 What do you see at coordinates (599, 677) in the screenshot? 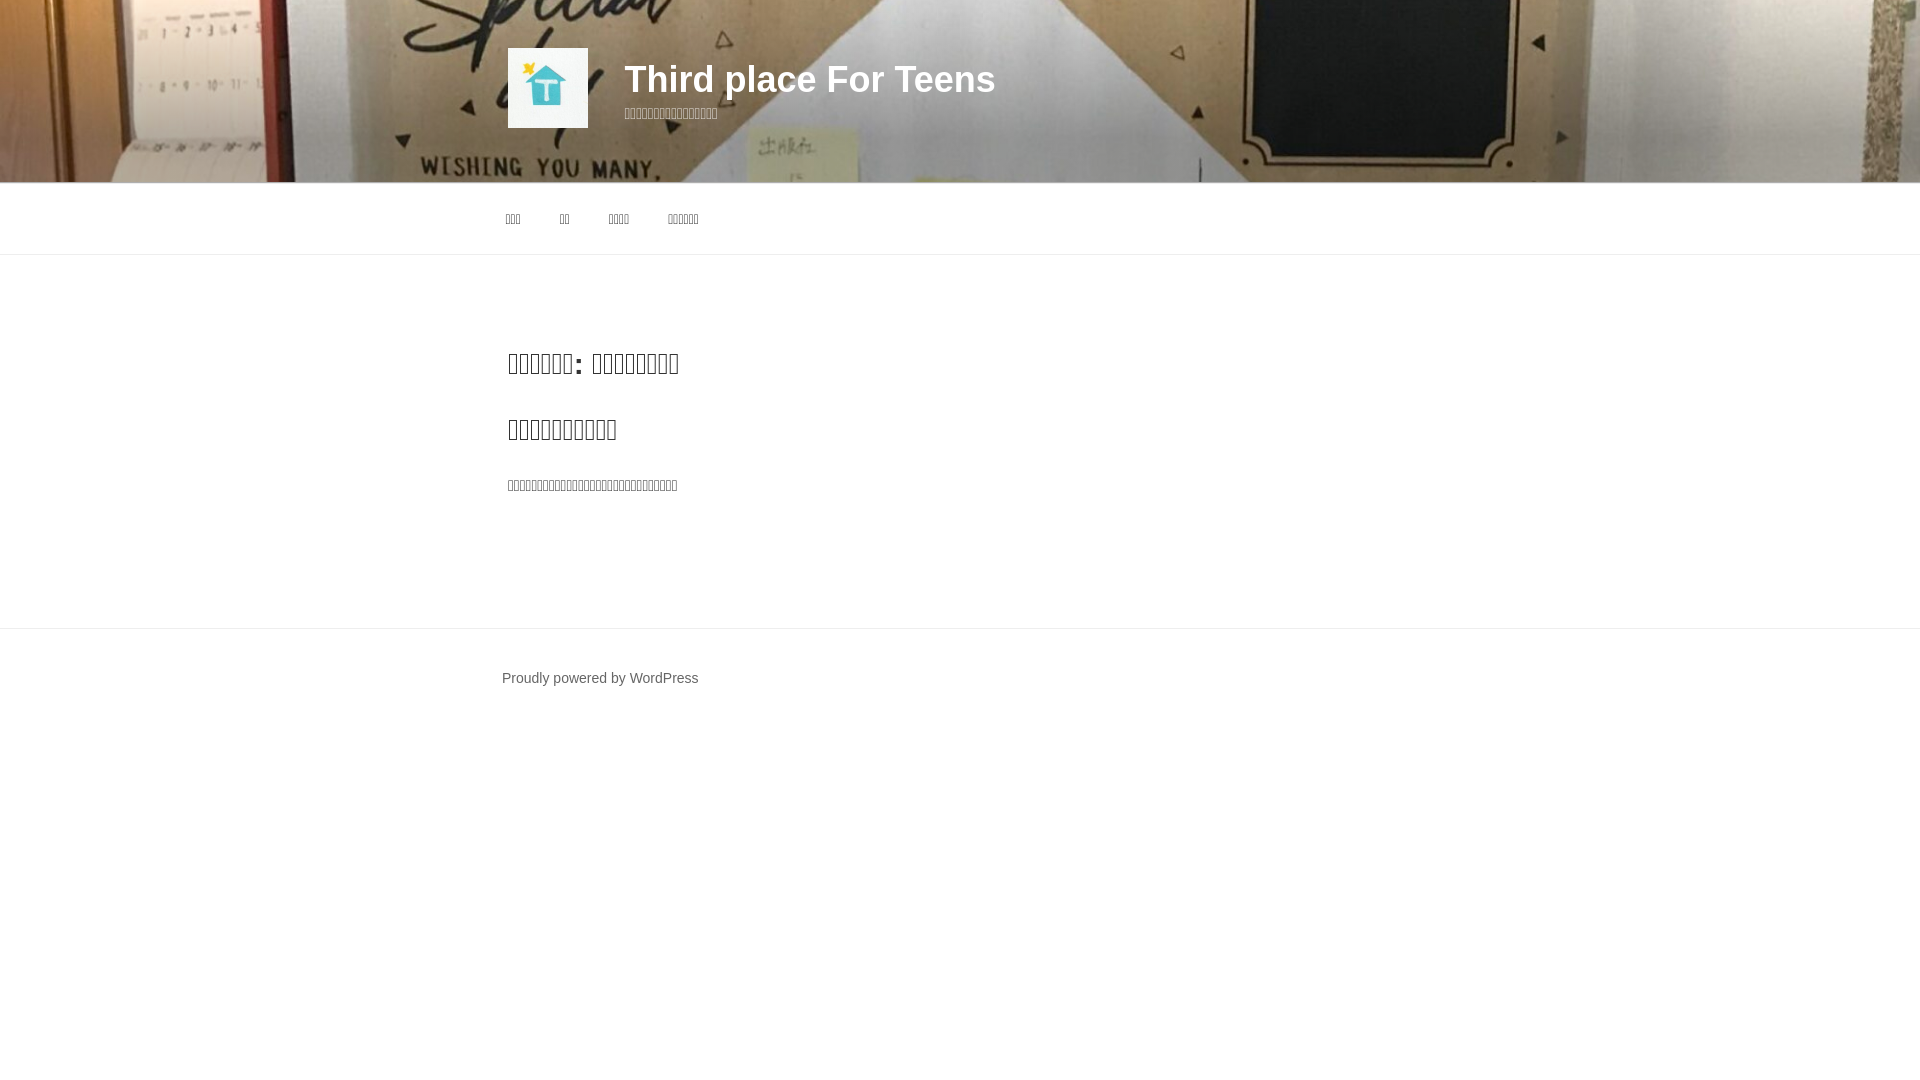
I see `'Proudly powered by WordPress'` at bounding box center [599, 677].